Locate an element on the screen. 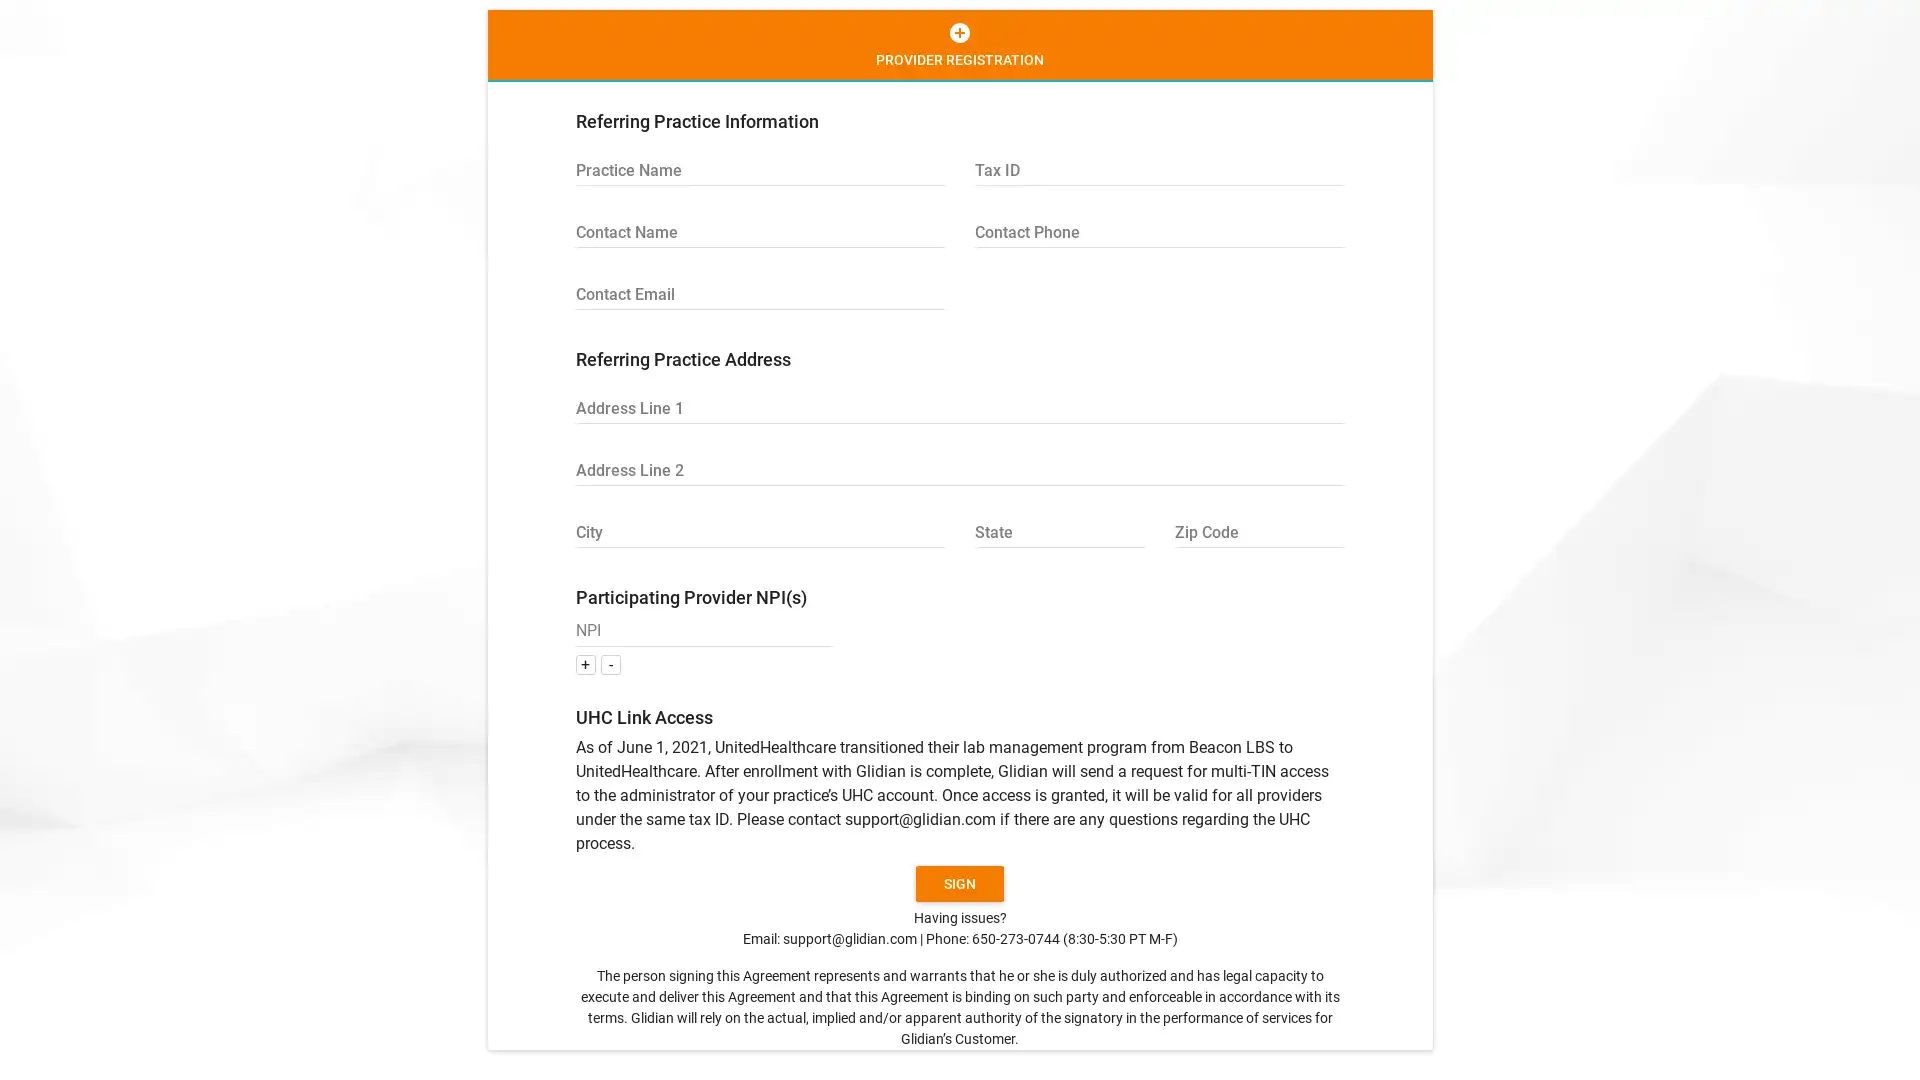 This screenshot has width=1920, height=1080. SIGN is located at coordinates (960, 882).